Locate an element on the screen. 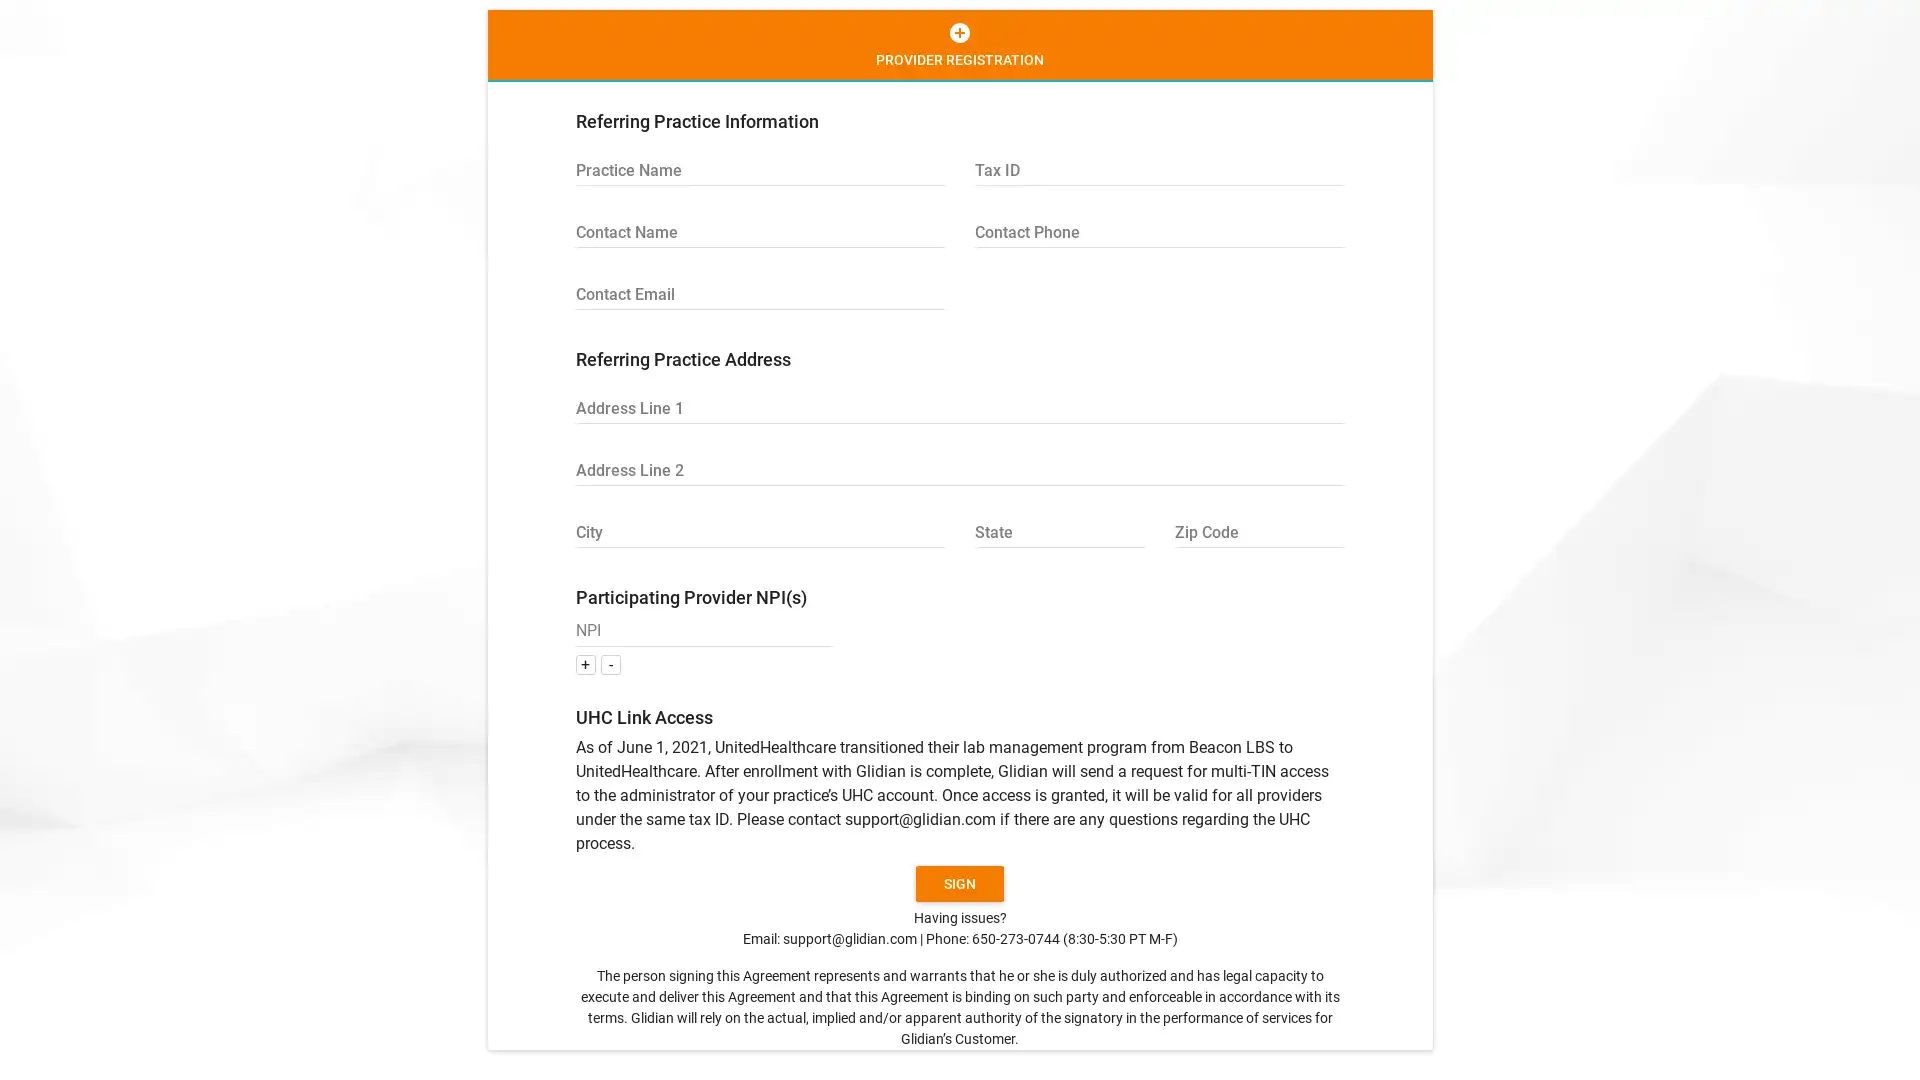 This screenshot has width=1920, height=1080. SIGN is located at coordinates (960, 882).